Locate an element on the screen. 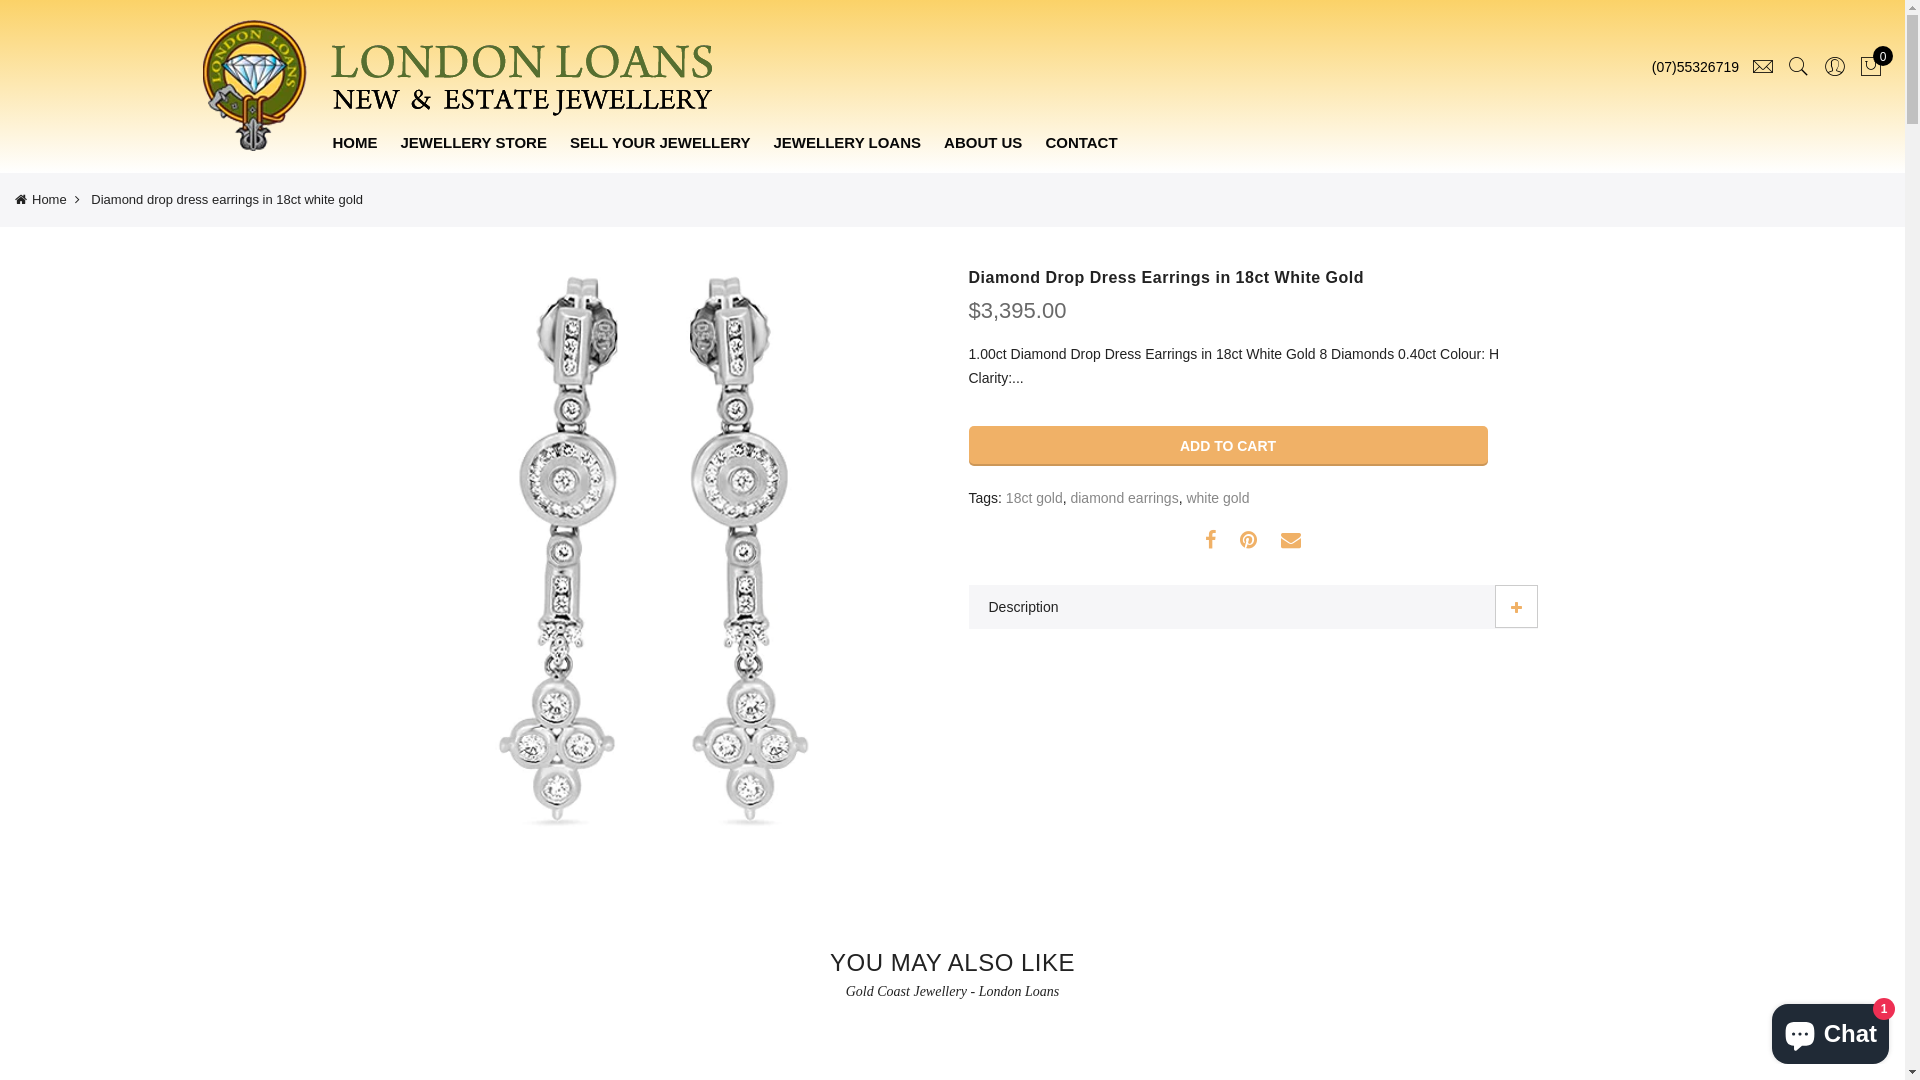  'Shopify online store chat' is located at coordinates (1830, 1029).